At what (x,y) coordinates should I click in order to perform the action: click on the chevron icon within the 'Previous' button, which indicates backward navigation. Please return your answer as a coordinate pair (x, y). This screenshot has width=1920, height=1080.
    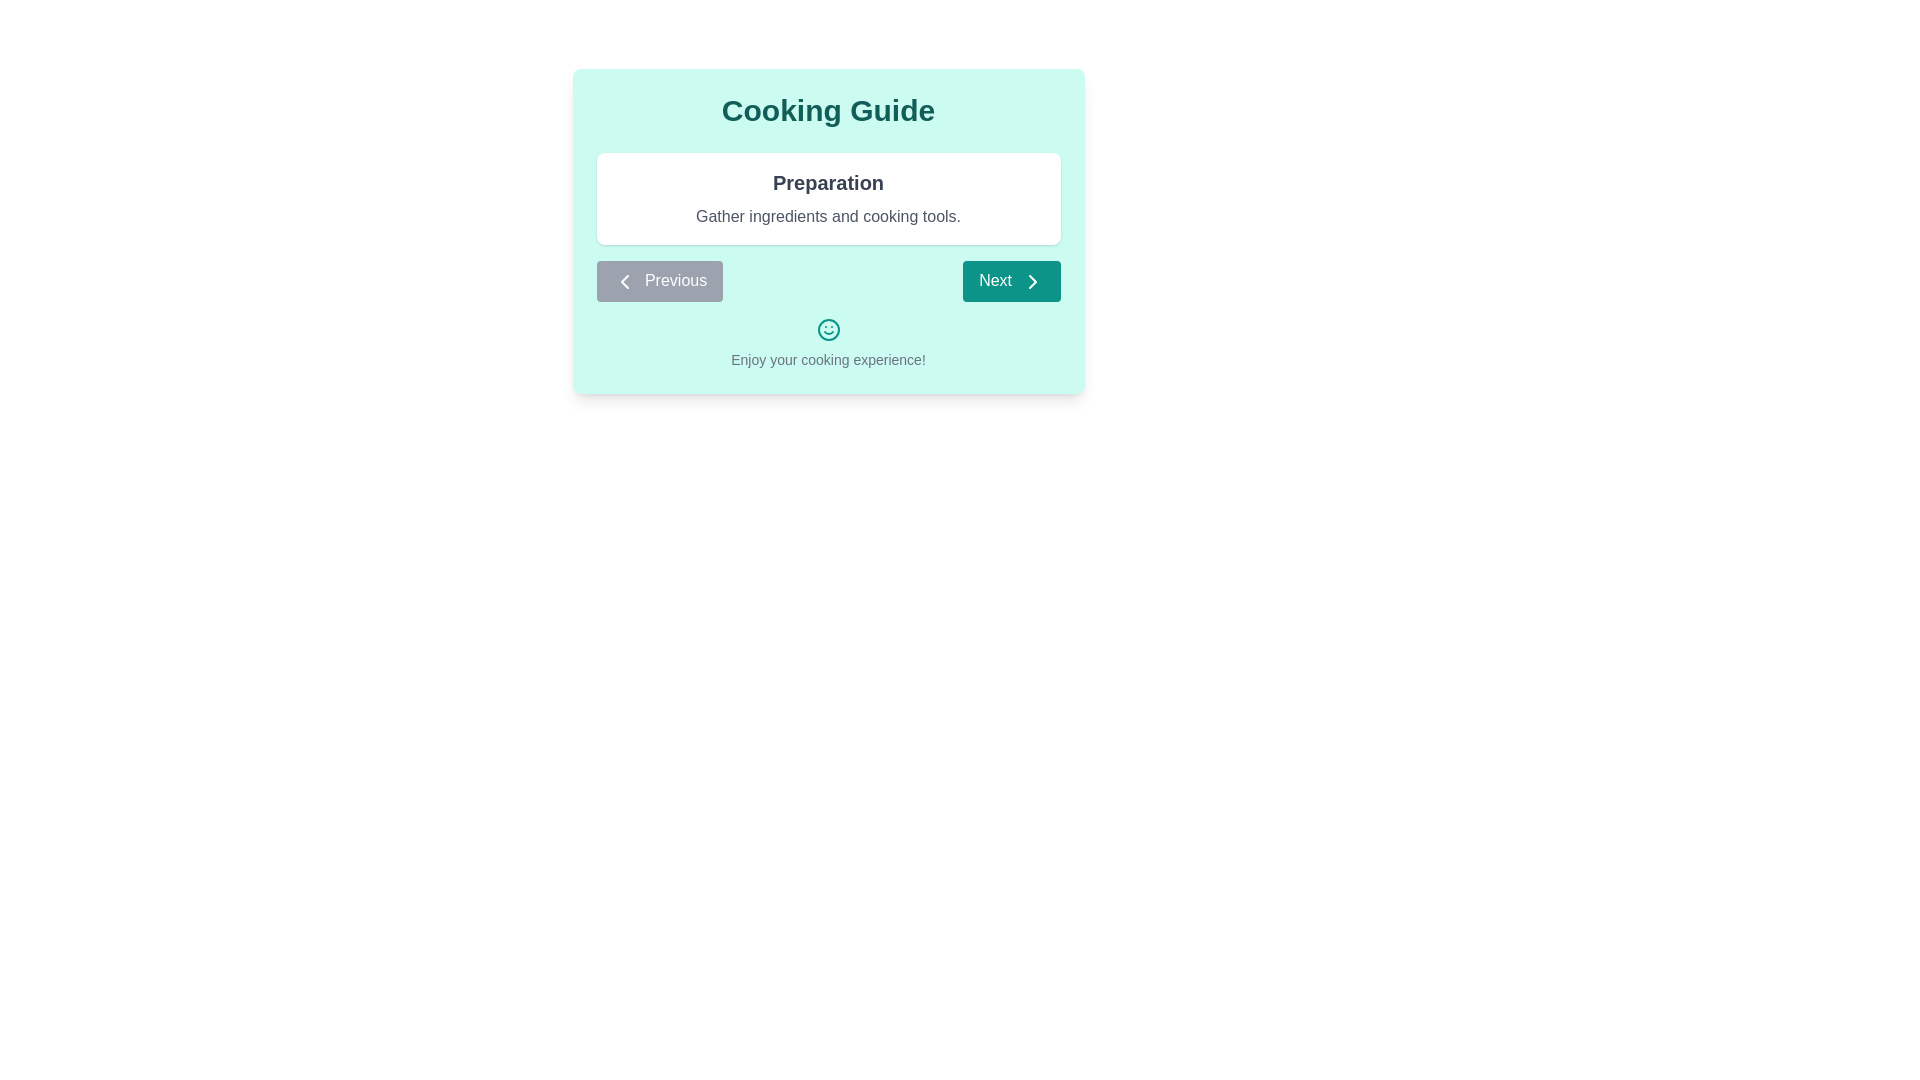
    Looking at the image, I should click on (623, 281).